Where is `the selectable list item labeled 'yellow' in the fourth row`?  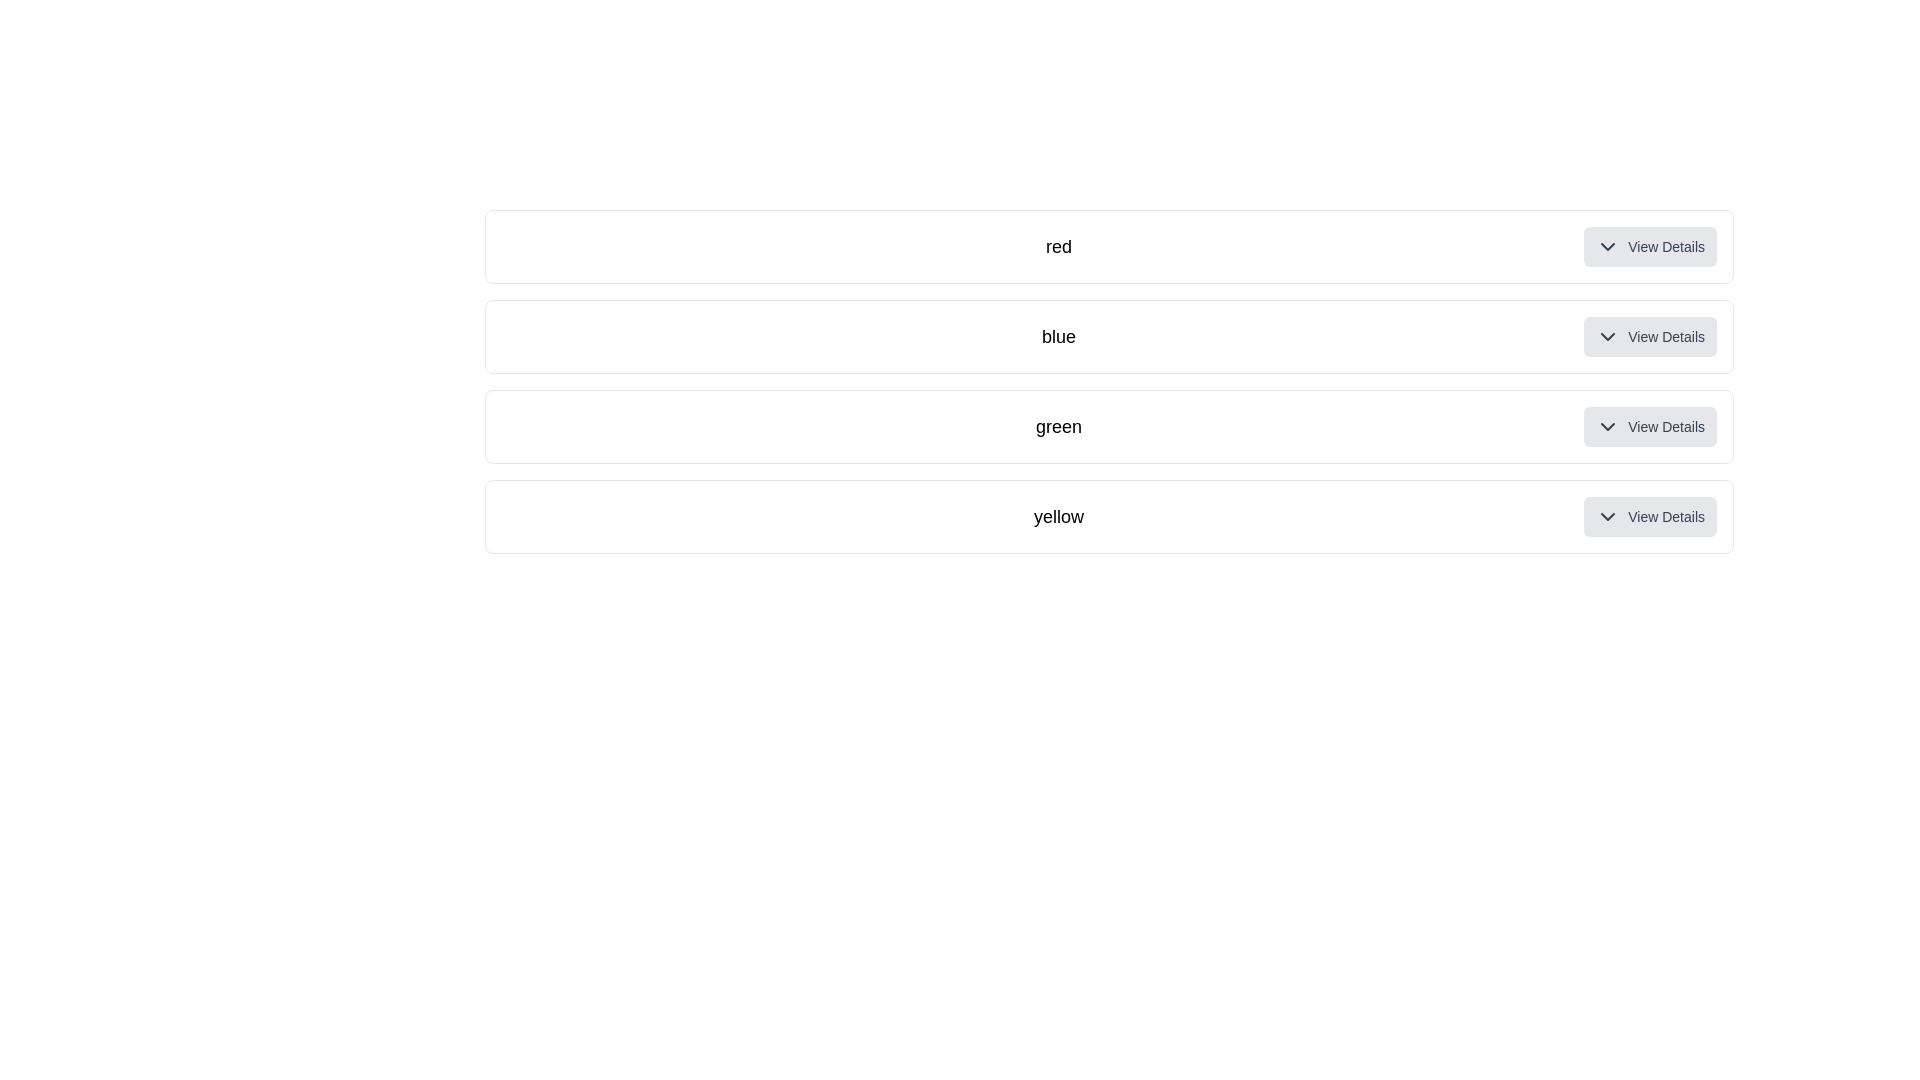 the selectable list item labeled 'yellow' in the fourth row is located at coordinates (1108, 515).